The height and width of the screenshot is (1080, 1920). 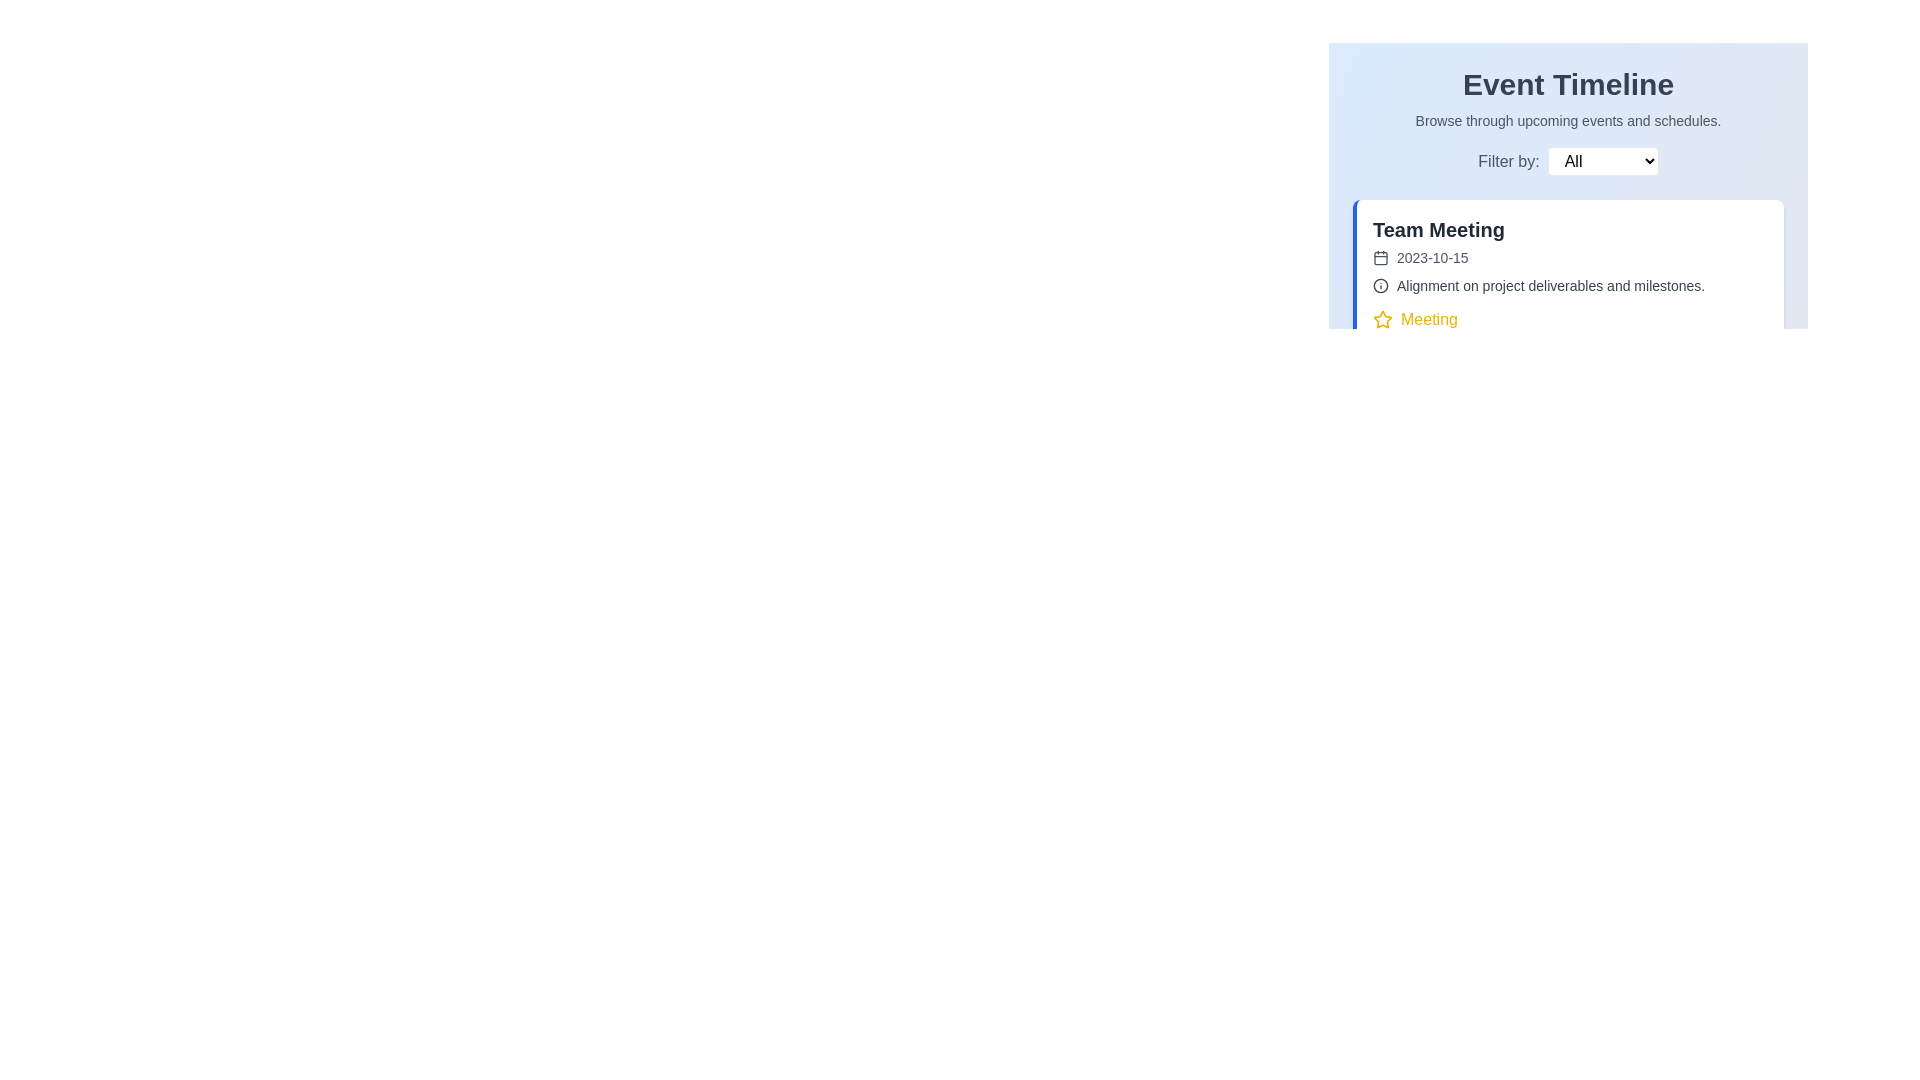 What do you see at coordinates (1437, 257) in the screenshot?
I see `date displayed in the Text label that is located below the 'Team Meeting' heading, aligned with the calendar icon` at bounding box center [1437, 257].